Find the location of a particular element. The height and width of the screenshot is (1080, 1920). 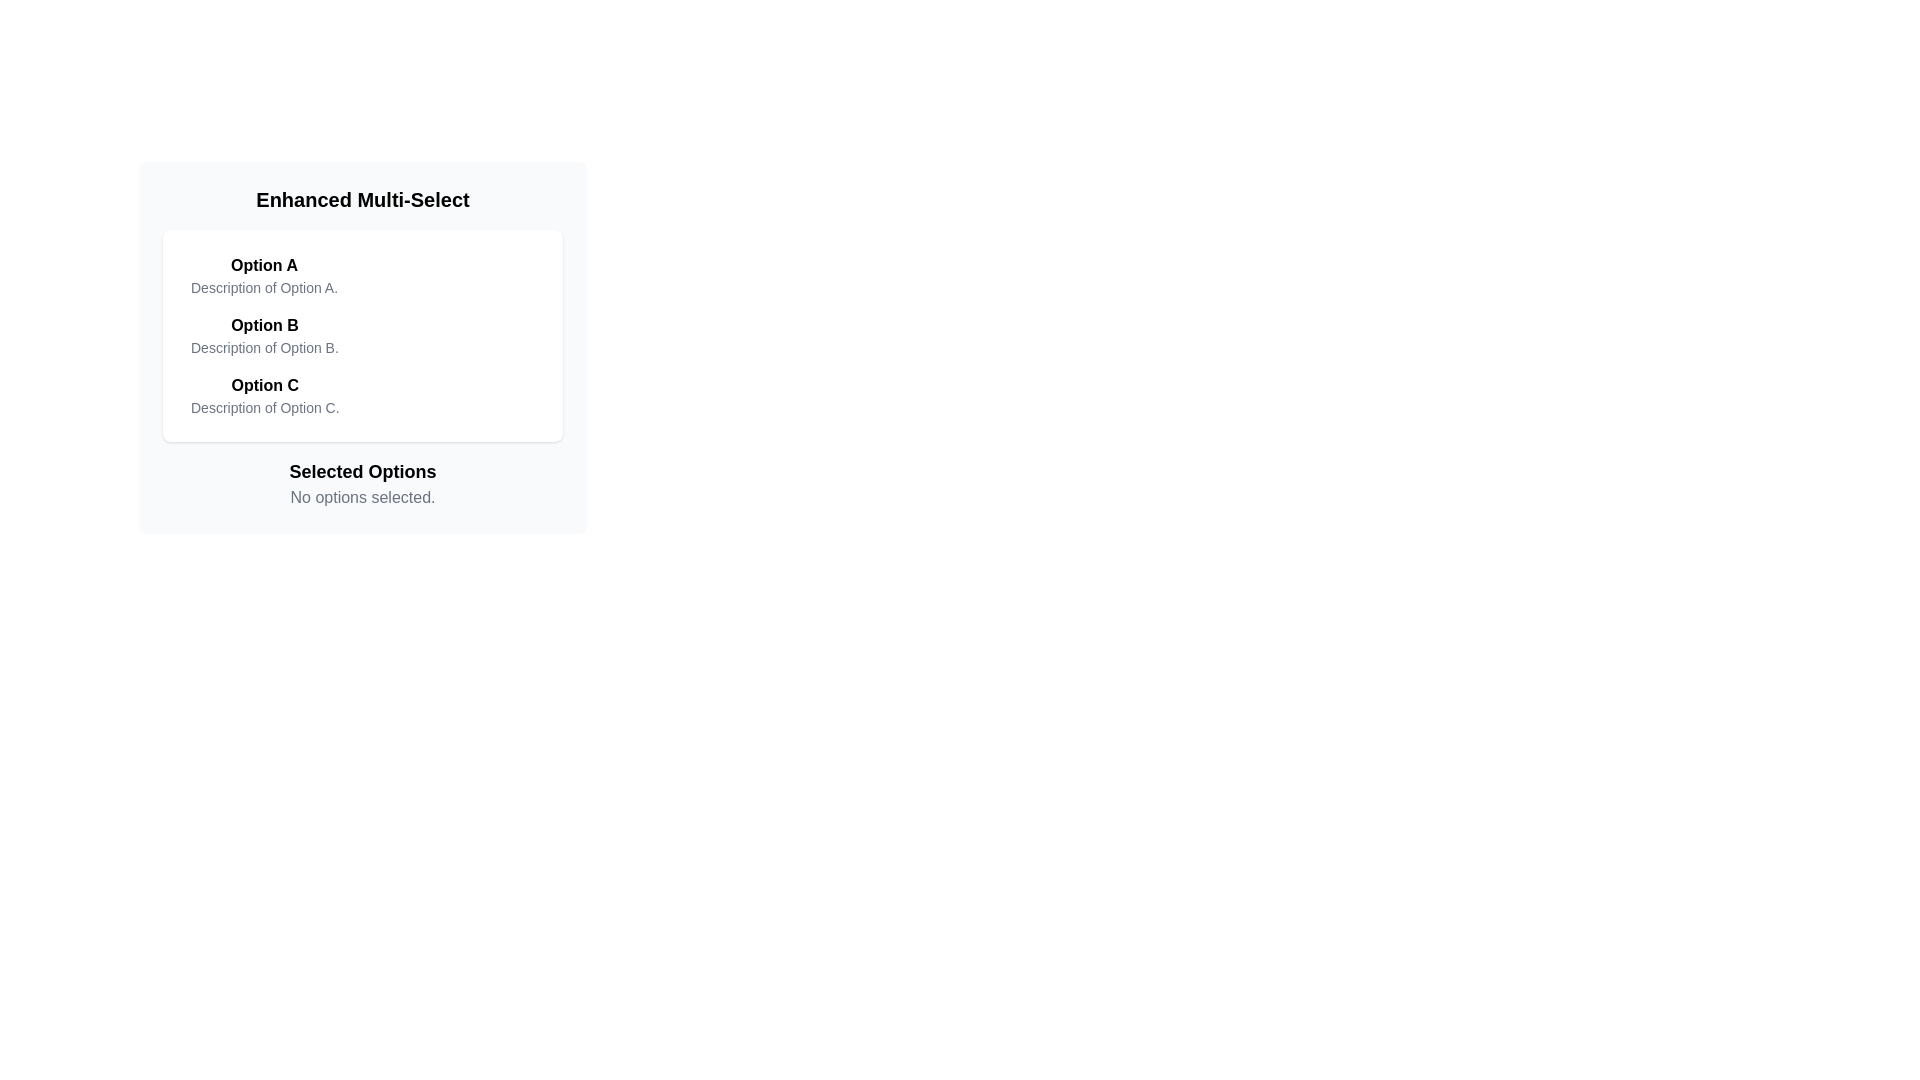

the Text display element that shows 'Selected Options' and 'No options selected.' located below the selectable options in the centered card is located at coordinates (363, 483).